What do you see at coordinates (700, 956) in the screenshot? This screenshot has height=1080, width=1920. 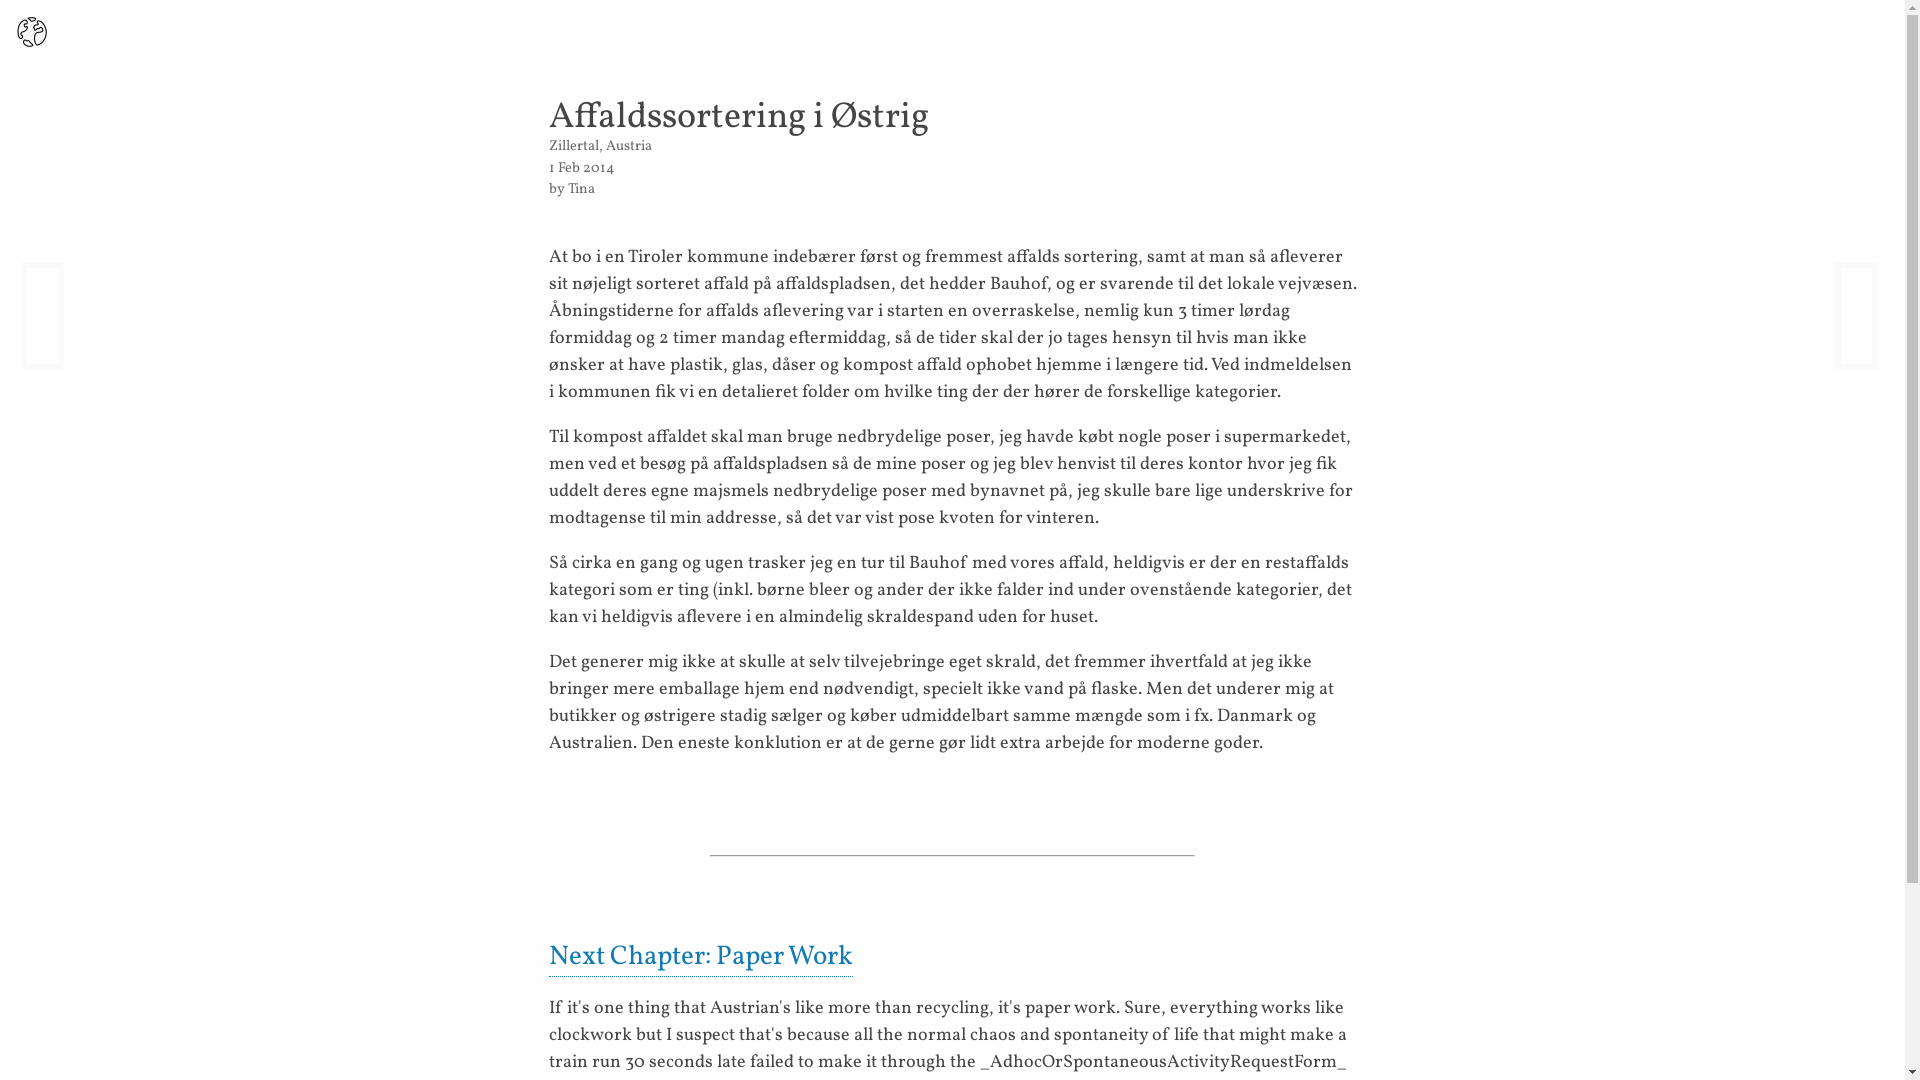 I see `'Next Chapter: Paper Work'` at bounding box center [700, 956].